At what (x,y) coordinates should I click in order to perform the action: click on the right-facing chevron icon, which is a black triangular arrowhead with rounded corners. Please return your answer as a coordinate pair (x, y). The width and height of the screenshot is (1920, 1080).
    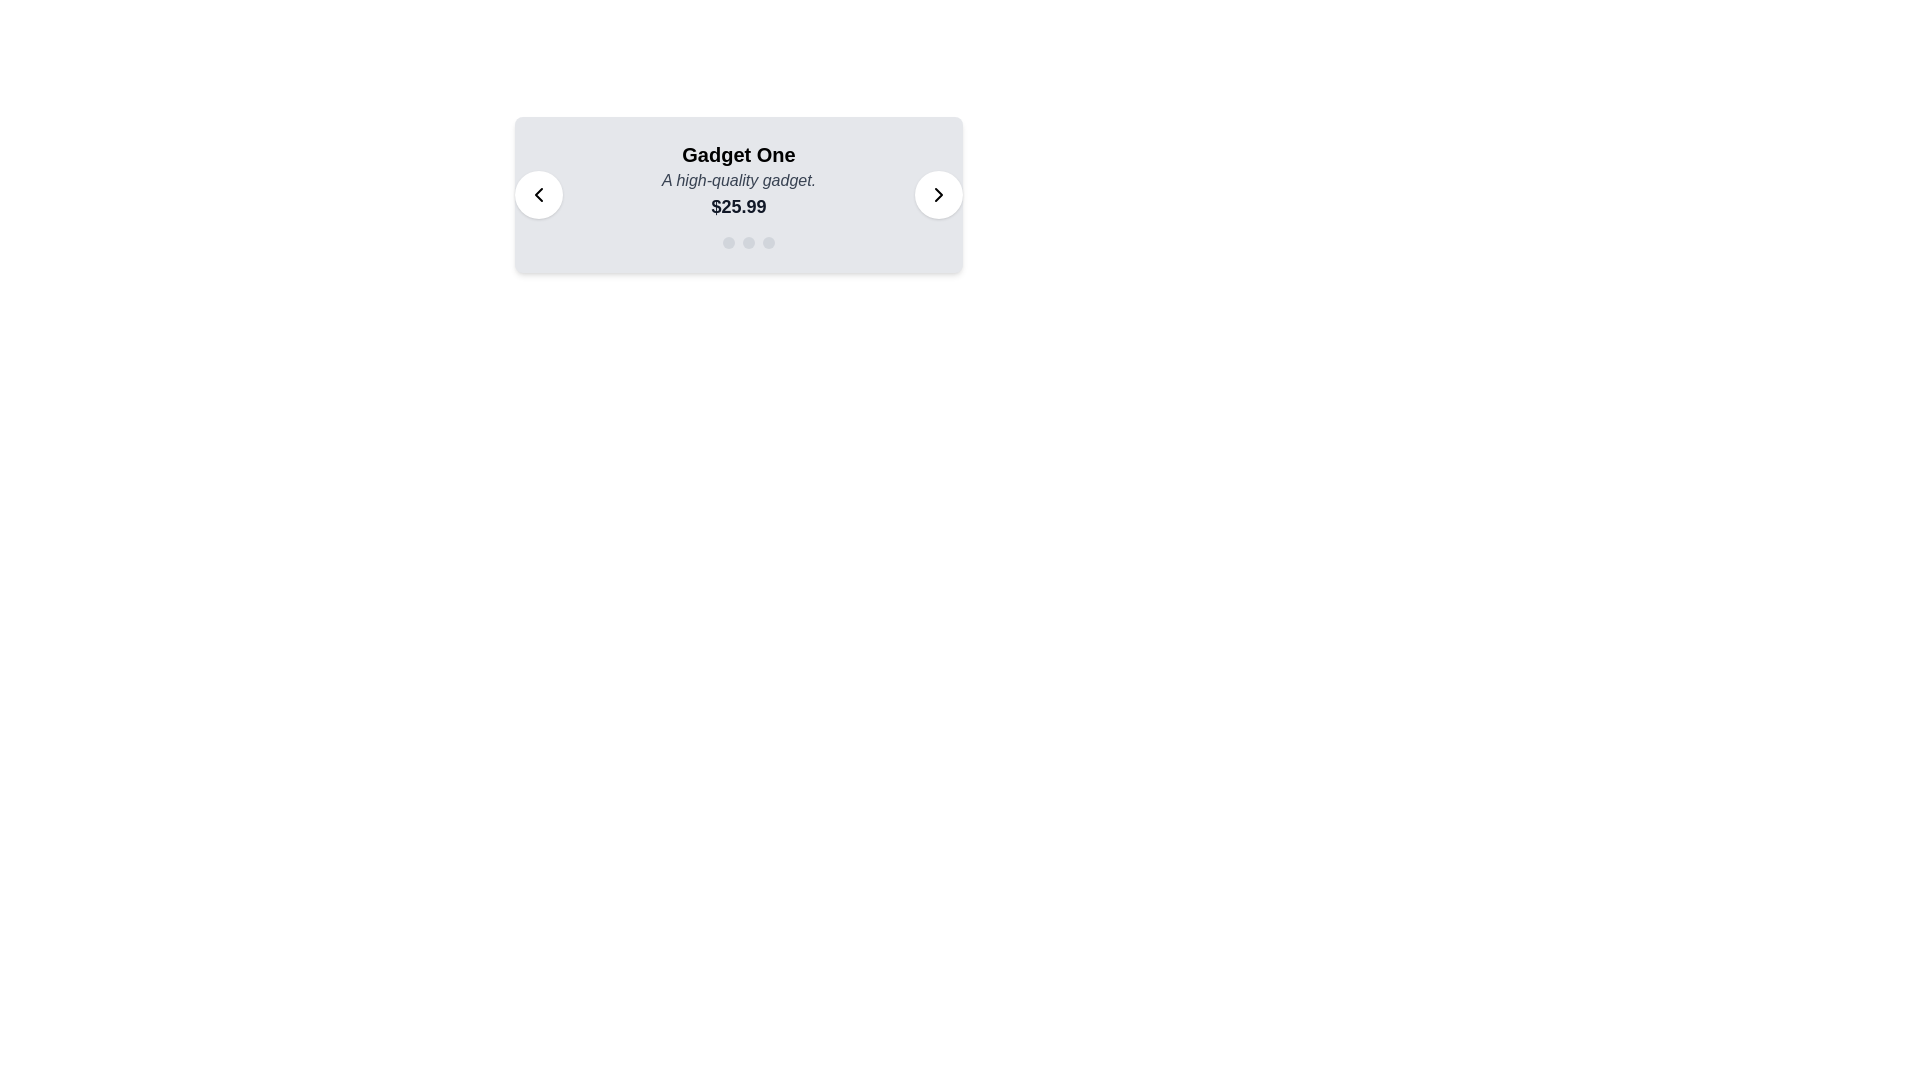
    Looking at the image, I should click on (938, 195).